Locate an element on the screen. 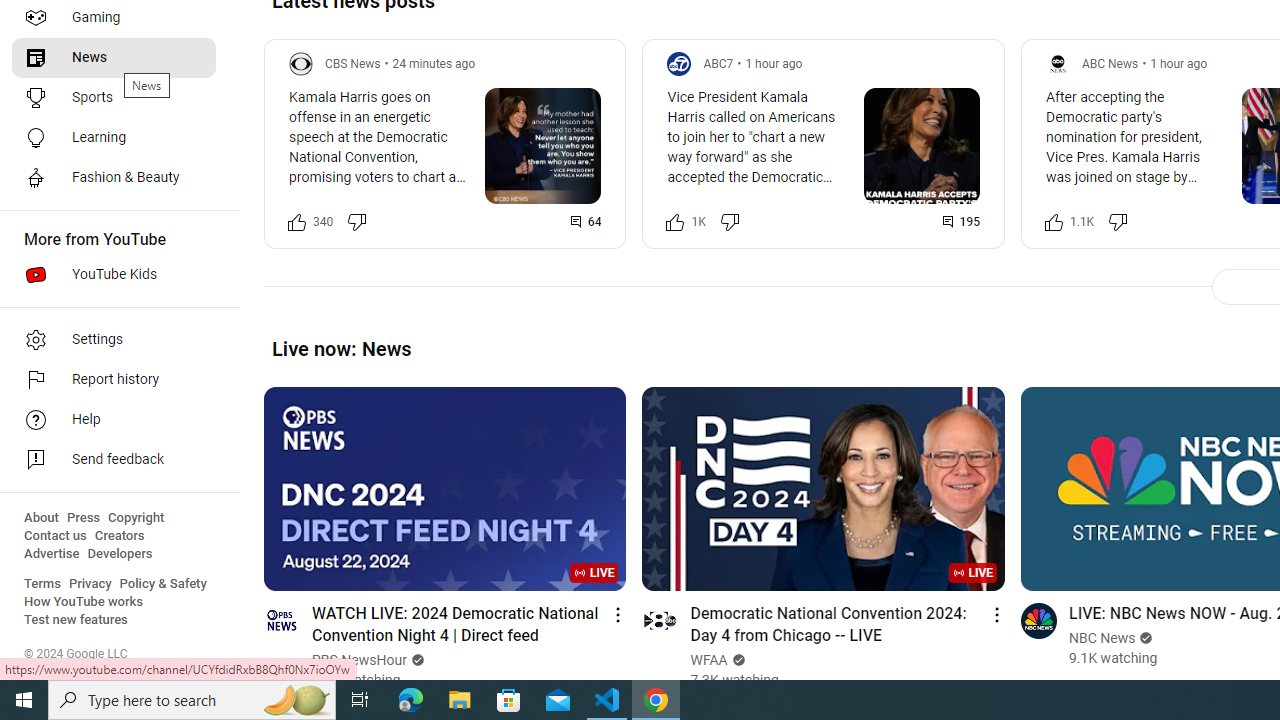  'WFAA' is located at coordinates (709, 660).